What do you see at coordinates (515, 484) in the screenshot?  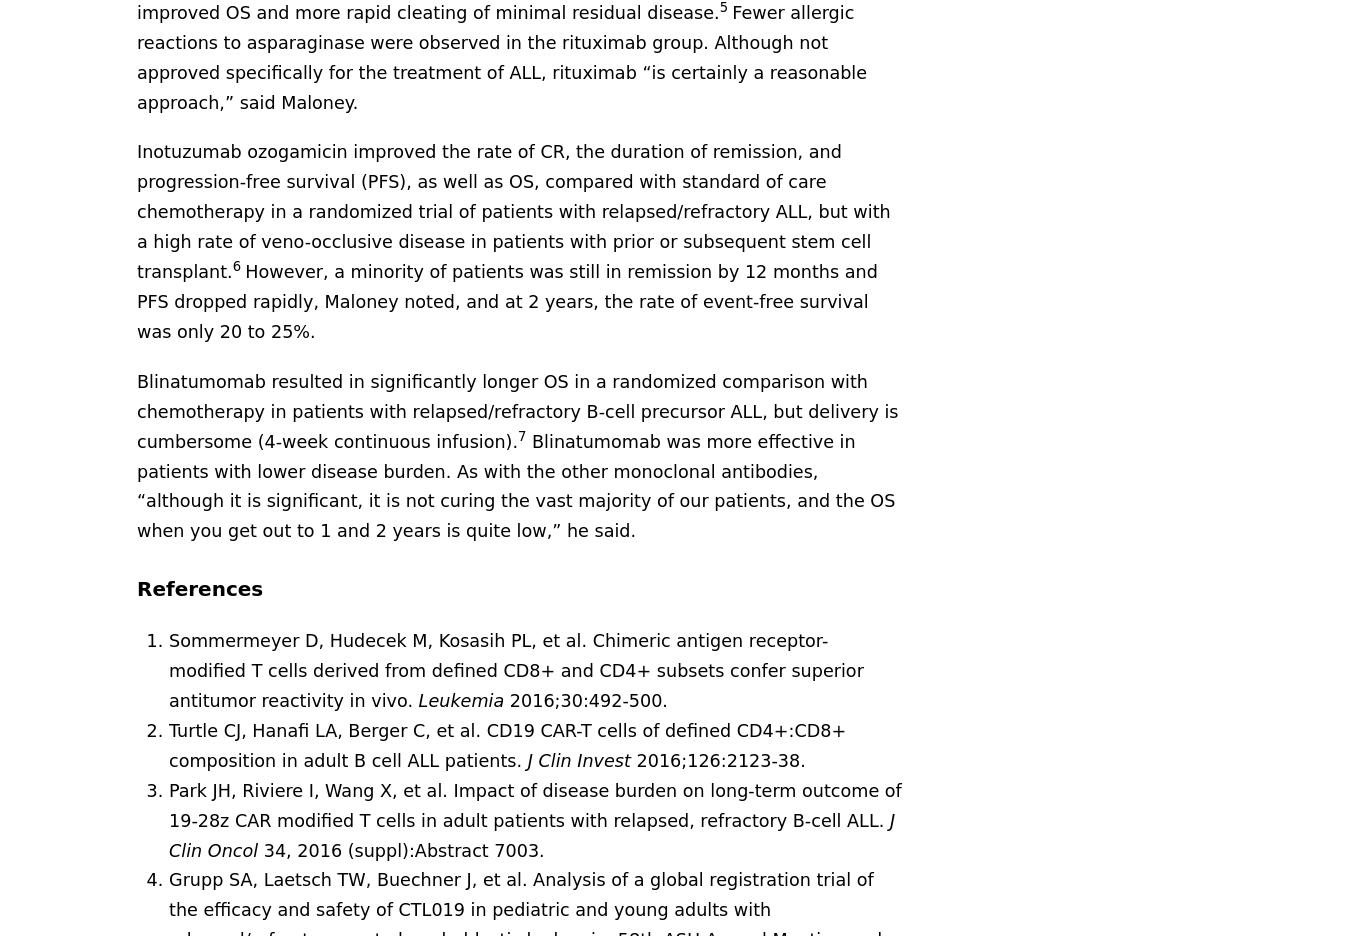 I see `'Blinatumomab was more effective in patients with lower disease burden. As with the other monoclonal antibodies, “although it is significant, it is not curing the vast majority of our patients, and the OS when you get out to 1 and 2 years is quite low,” he said.'` at bounding box center [515, 484].